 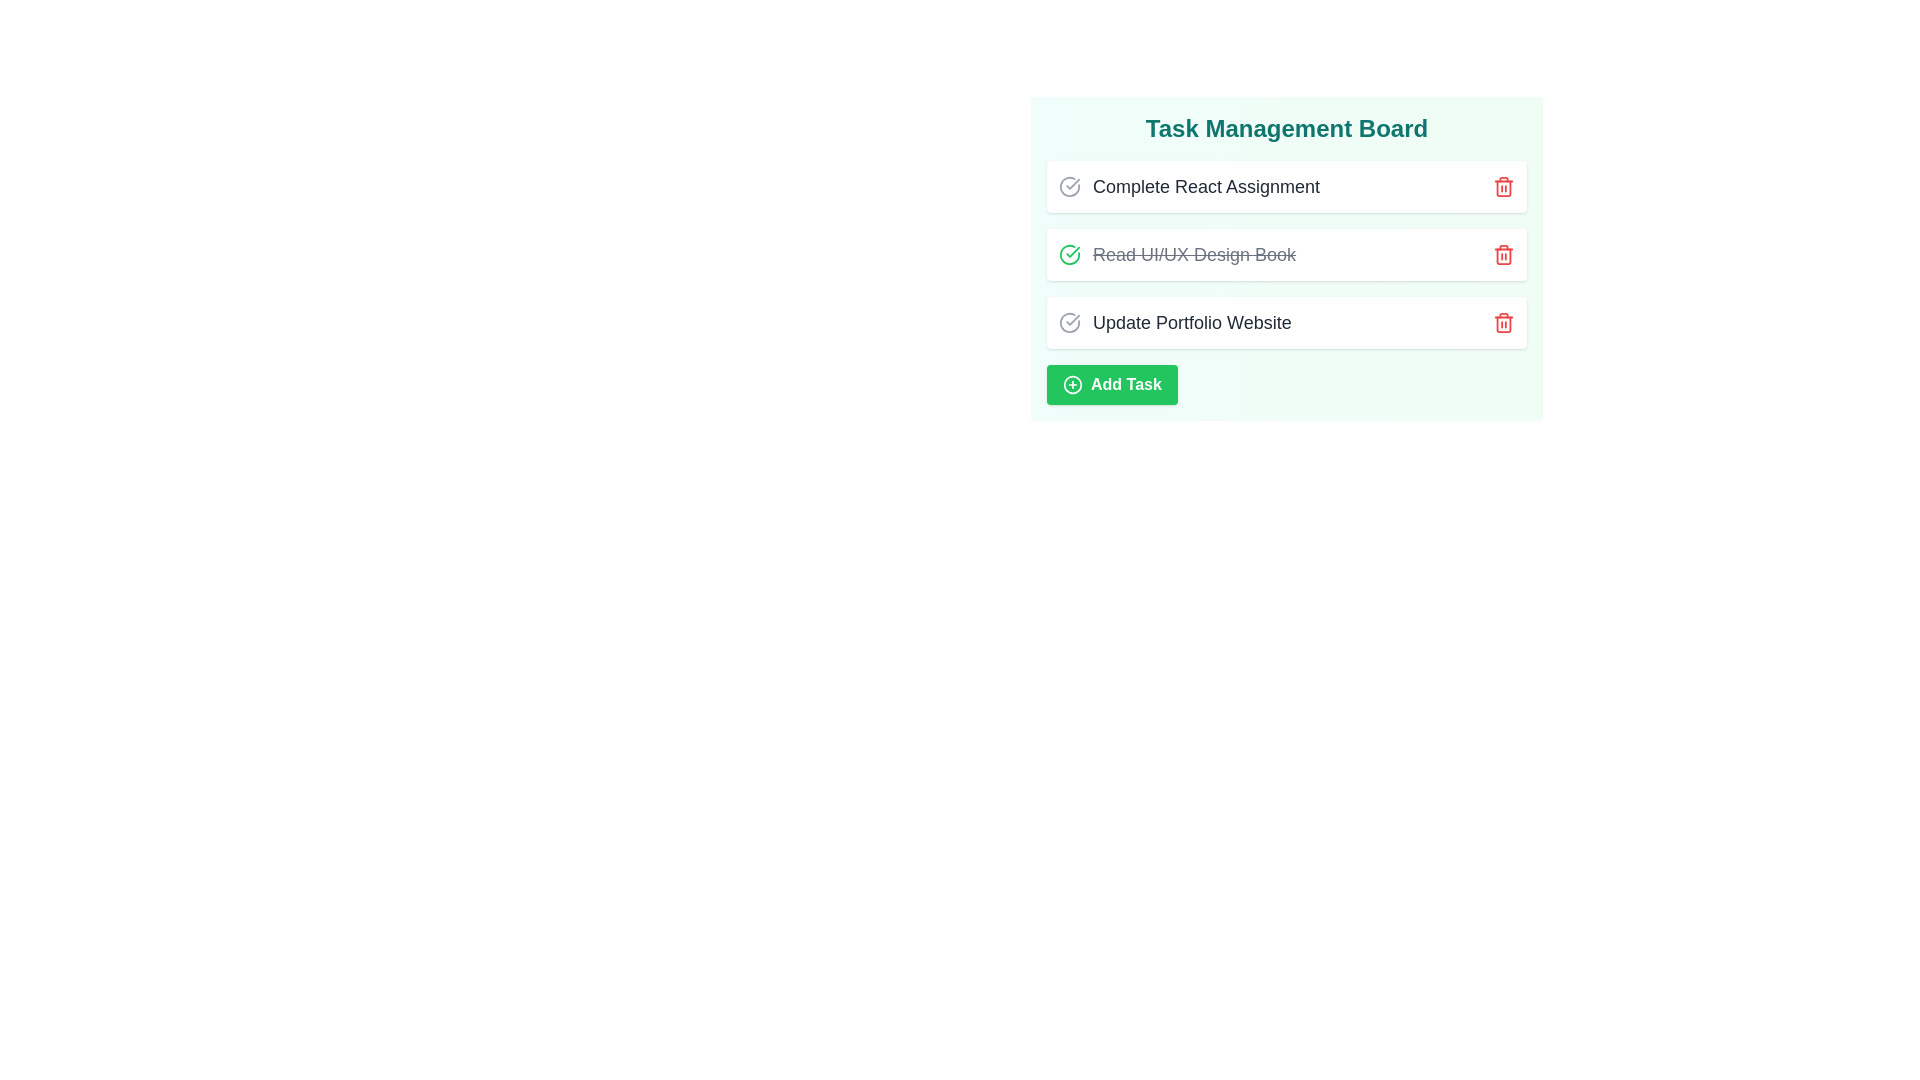 I want to click on the trash icon next to the task Complete React Assignment to delete it, so click(x=1503, y=186).